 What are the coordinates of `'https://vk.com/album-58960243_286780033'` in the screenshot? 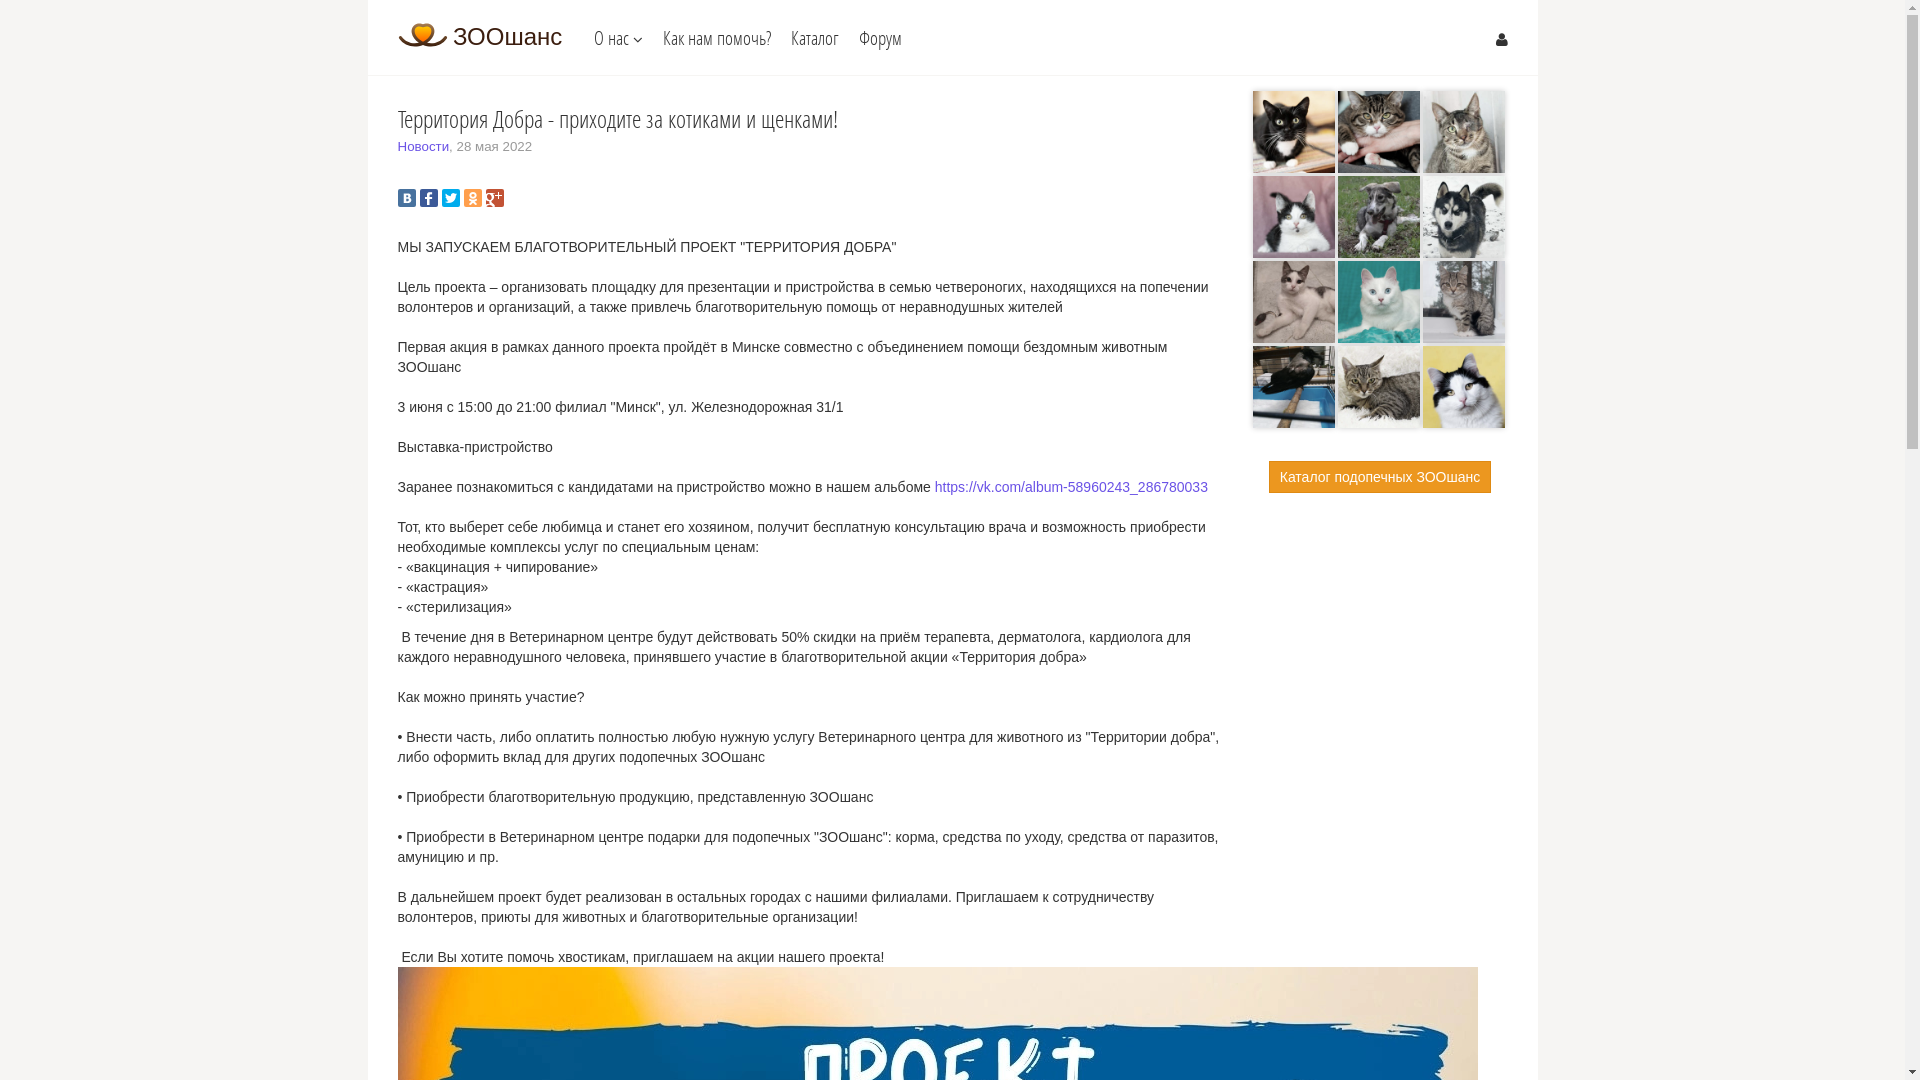 It's located at (934, 486).